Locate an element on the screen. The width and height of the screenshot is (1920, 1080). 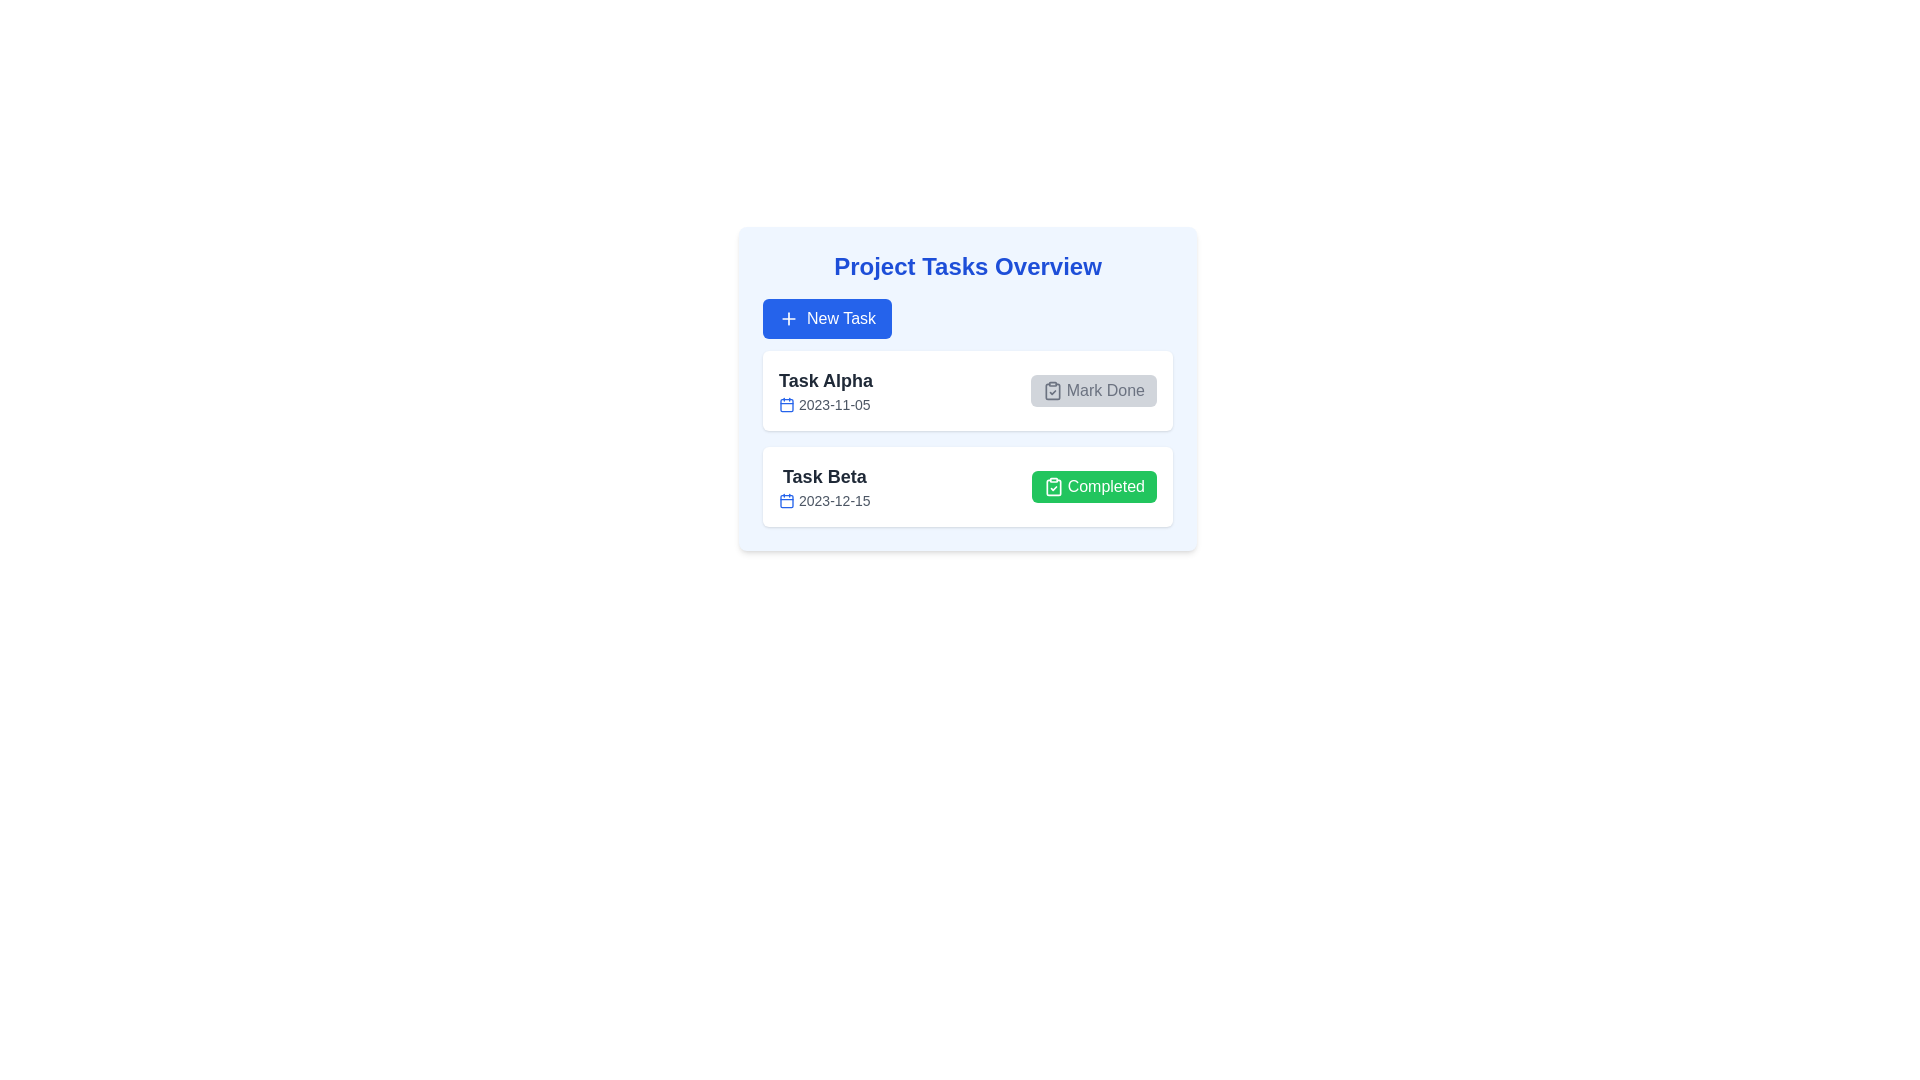
the title text on the second task card is located at coordinates (824, 486).